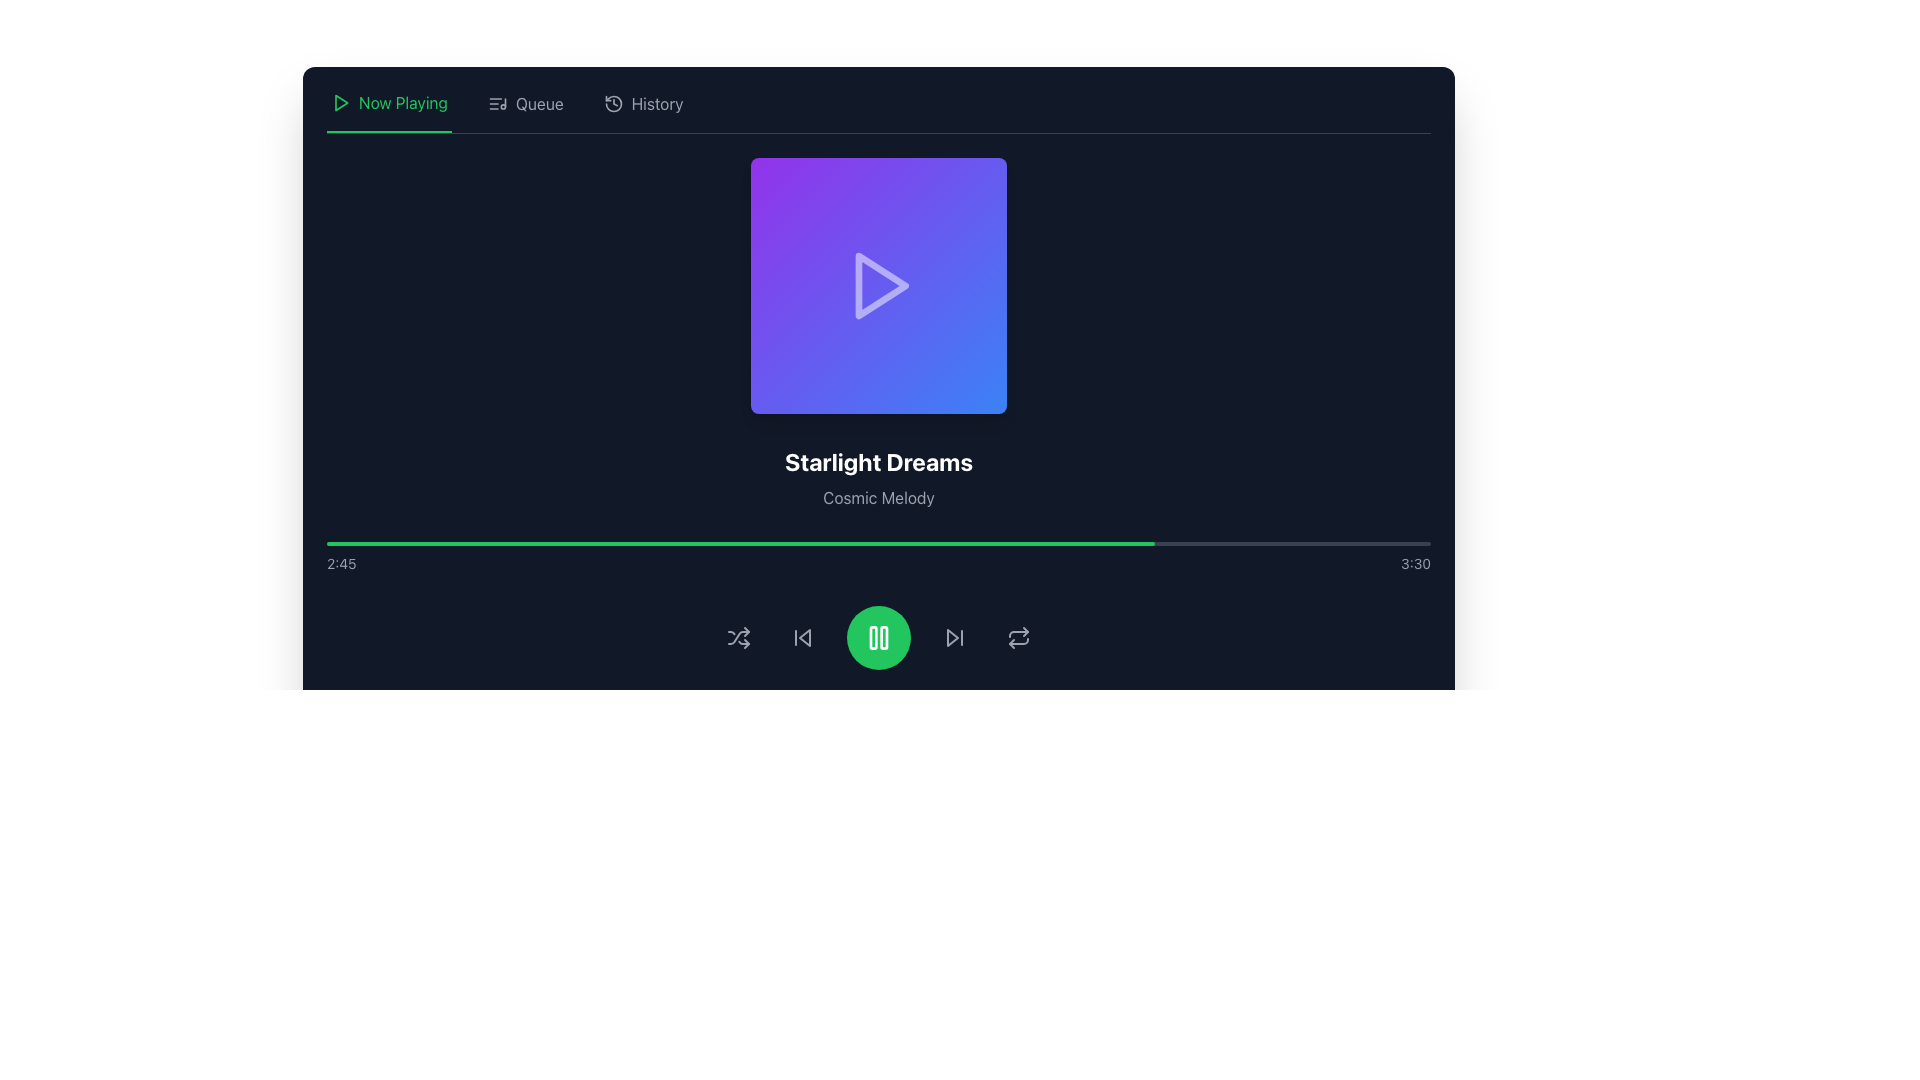 The height and width of the screenshot is (1080, 1920). What do you see at coordinates (389, 111) in the screenshot?
I see `the navigation tab button for currently playing media` at bounding box center [389, 111].